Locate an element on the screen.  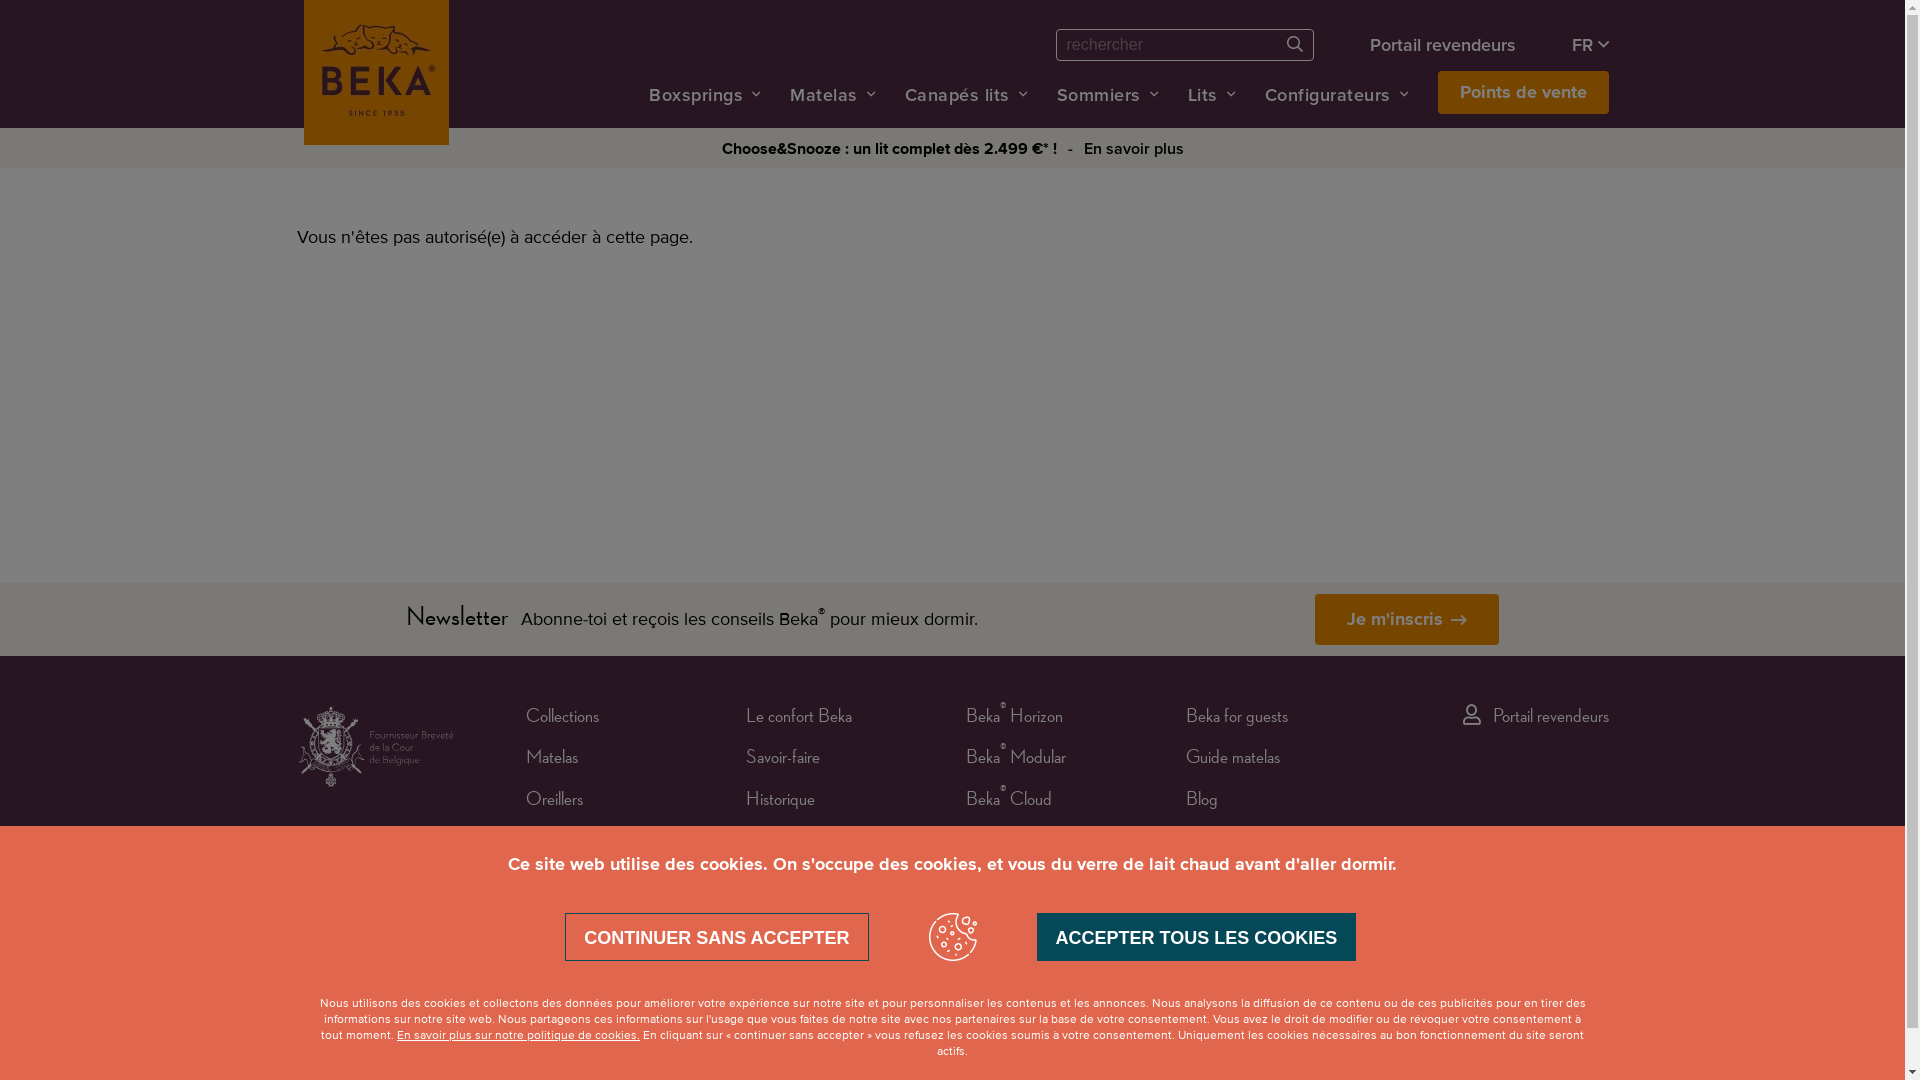
'Collections' is located at coordinates (561, 718).